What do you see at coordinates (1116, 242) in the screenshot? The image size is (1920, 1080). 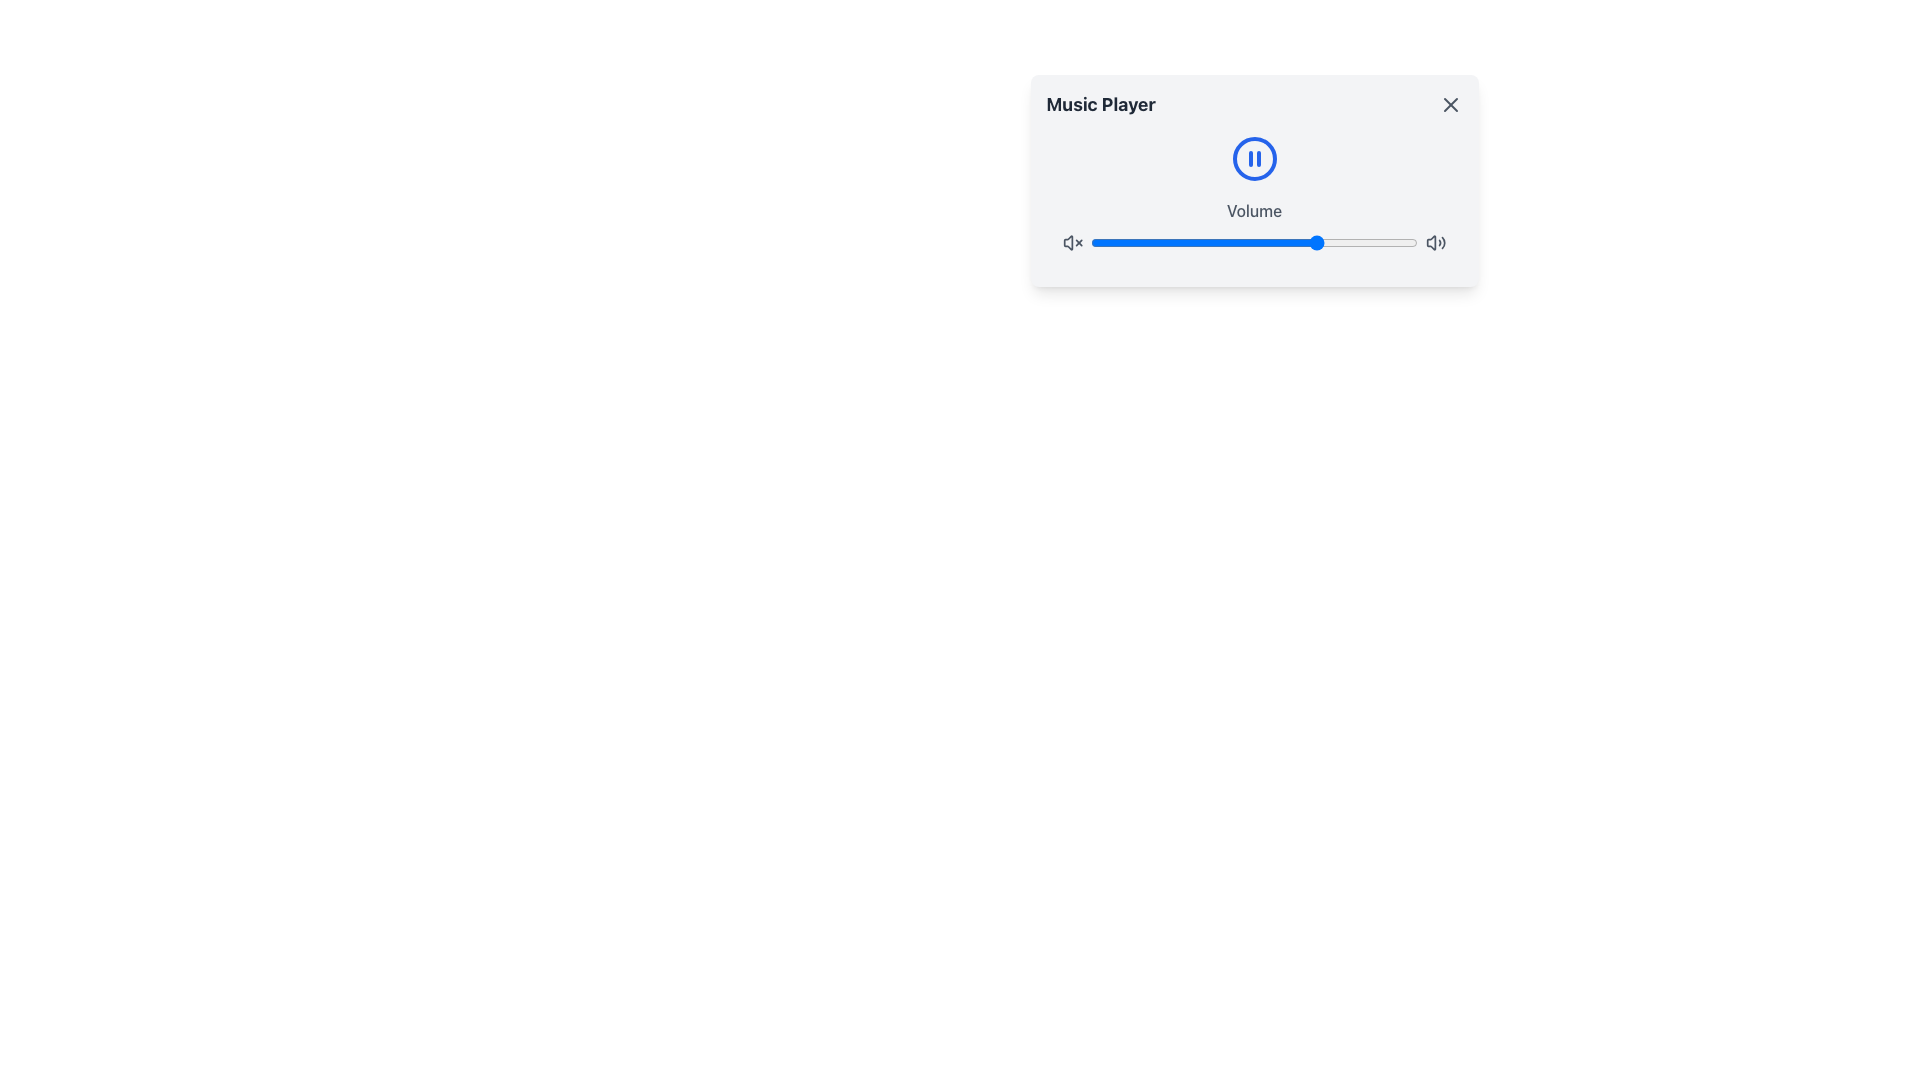 I see `the volume` at bounding box center [1116, 242].